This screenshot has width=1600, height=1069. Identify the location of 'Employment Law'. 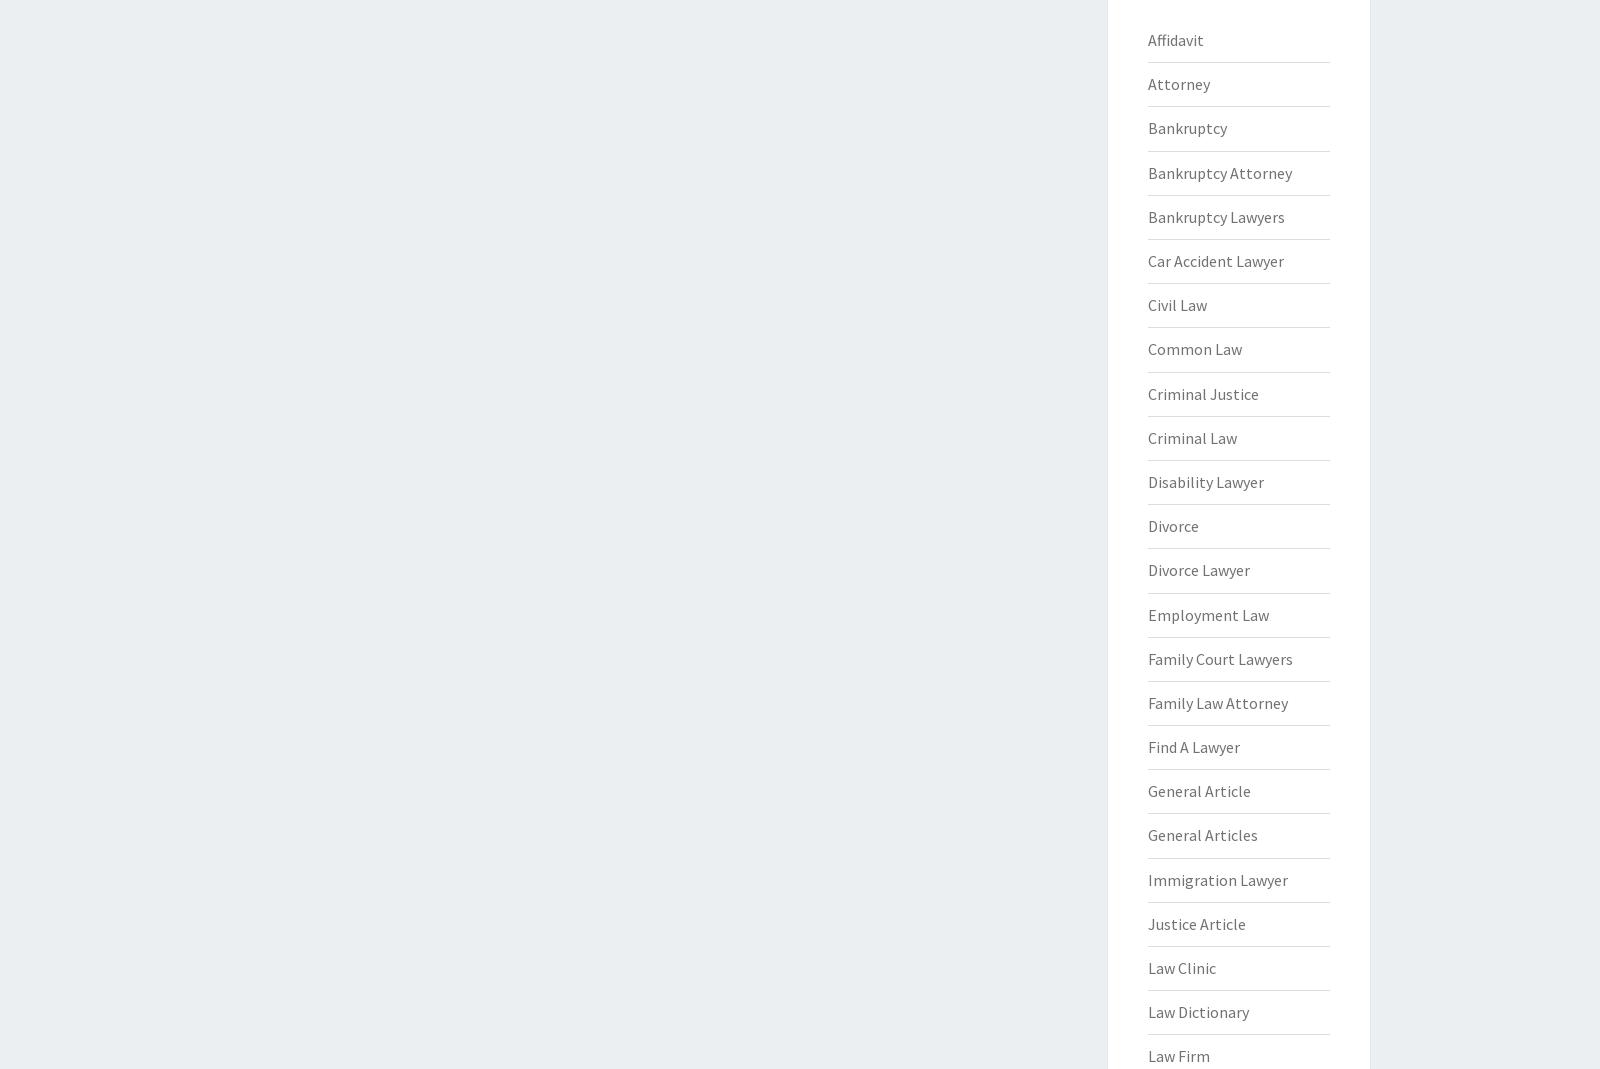
(1206, 614).